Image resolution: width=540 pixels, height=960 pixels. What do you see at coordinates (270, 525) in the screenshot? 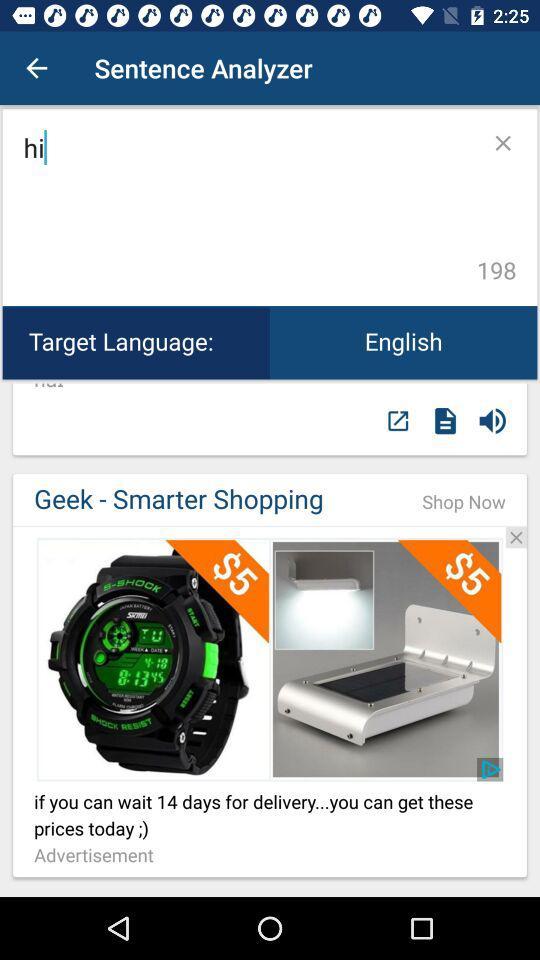
I see `clcik on shop now` at bounding box center [270, 525].